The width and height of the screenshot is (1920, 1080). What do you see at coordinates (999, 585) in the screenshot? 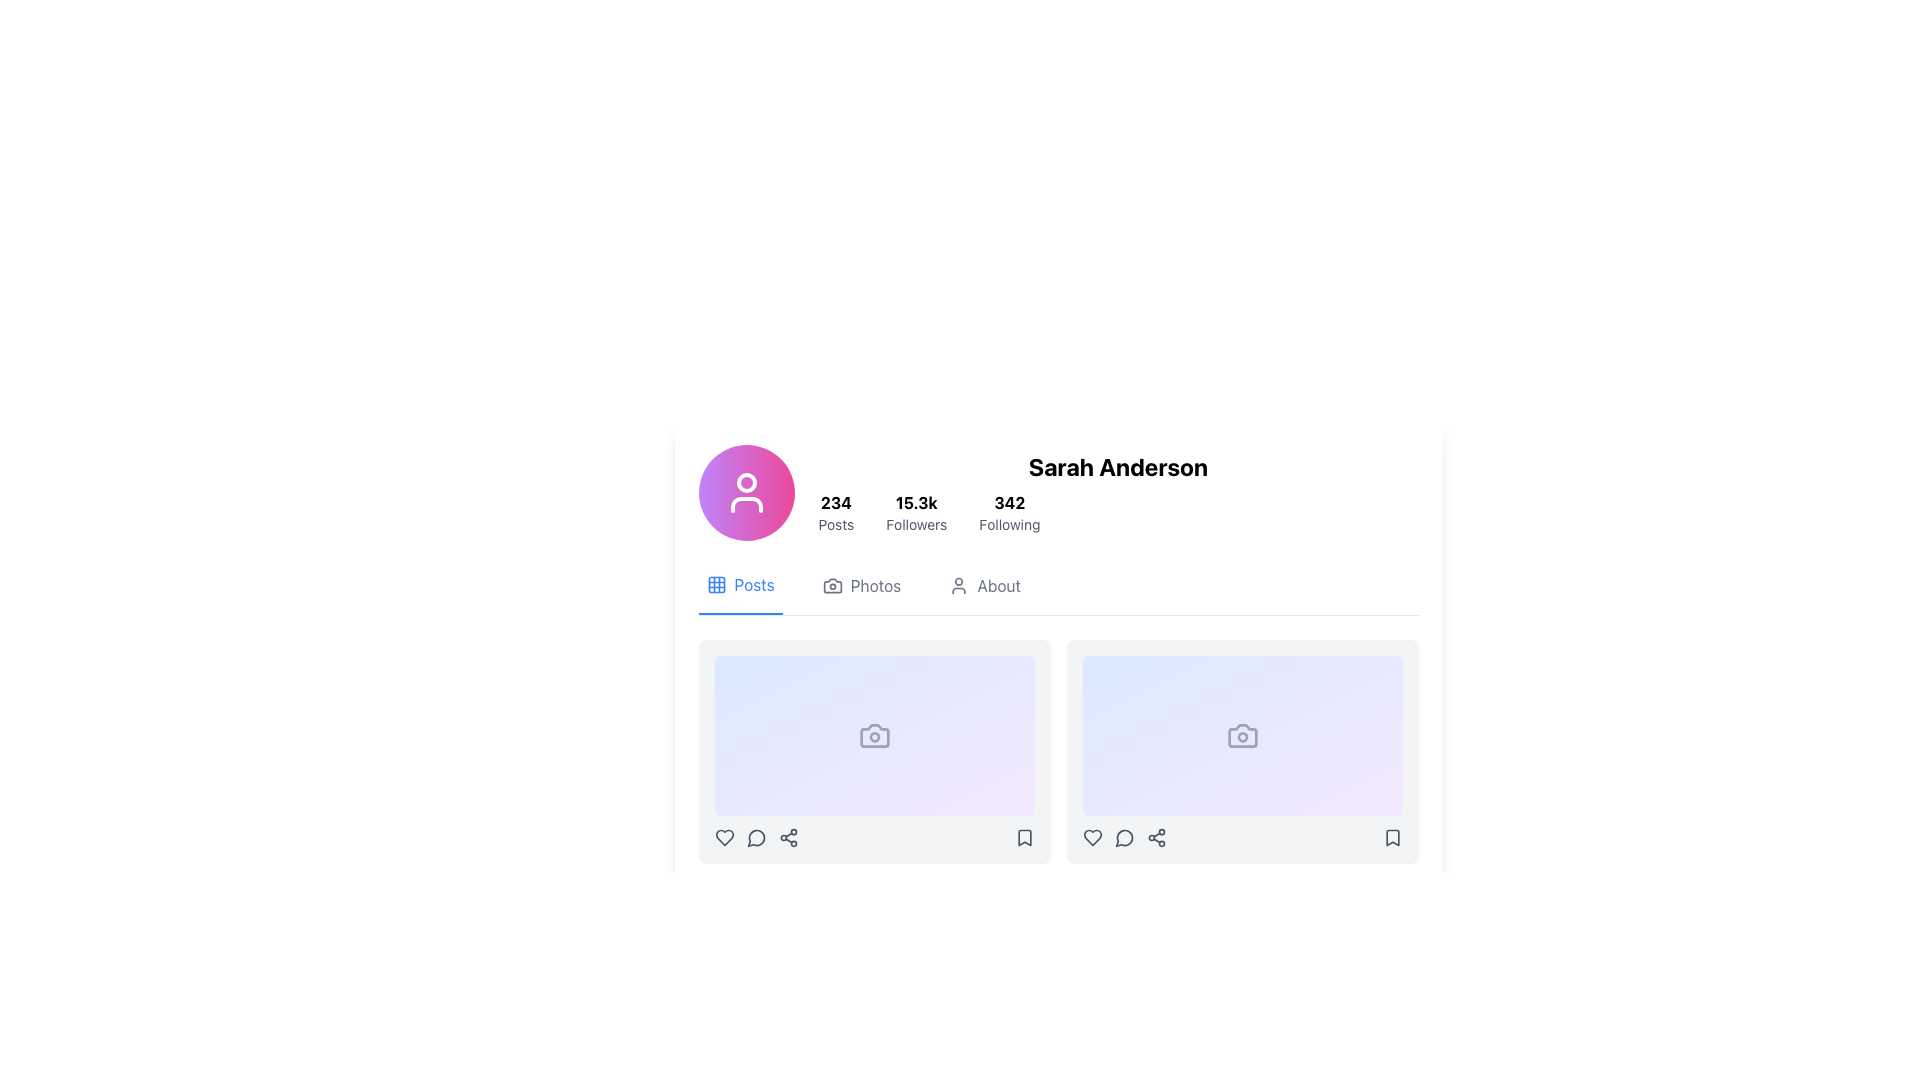
I see `the navigation link or label that directs users to more information about the user or profile, located as the fourth item in a horizontal row of options below the user profile header` at bounding box center [999, 585].